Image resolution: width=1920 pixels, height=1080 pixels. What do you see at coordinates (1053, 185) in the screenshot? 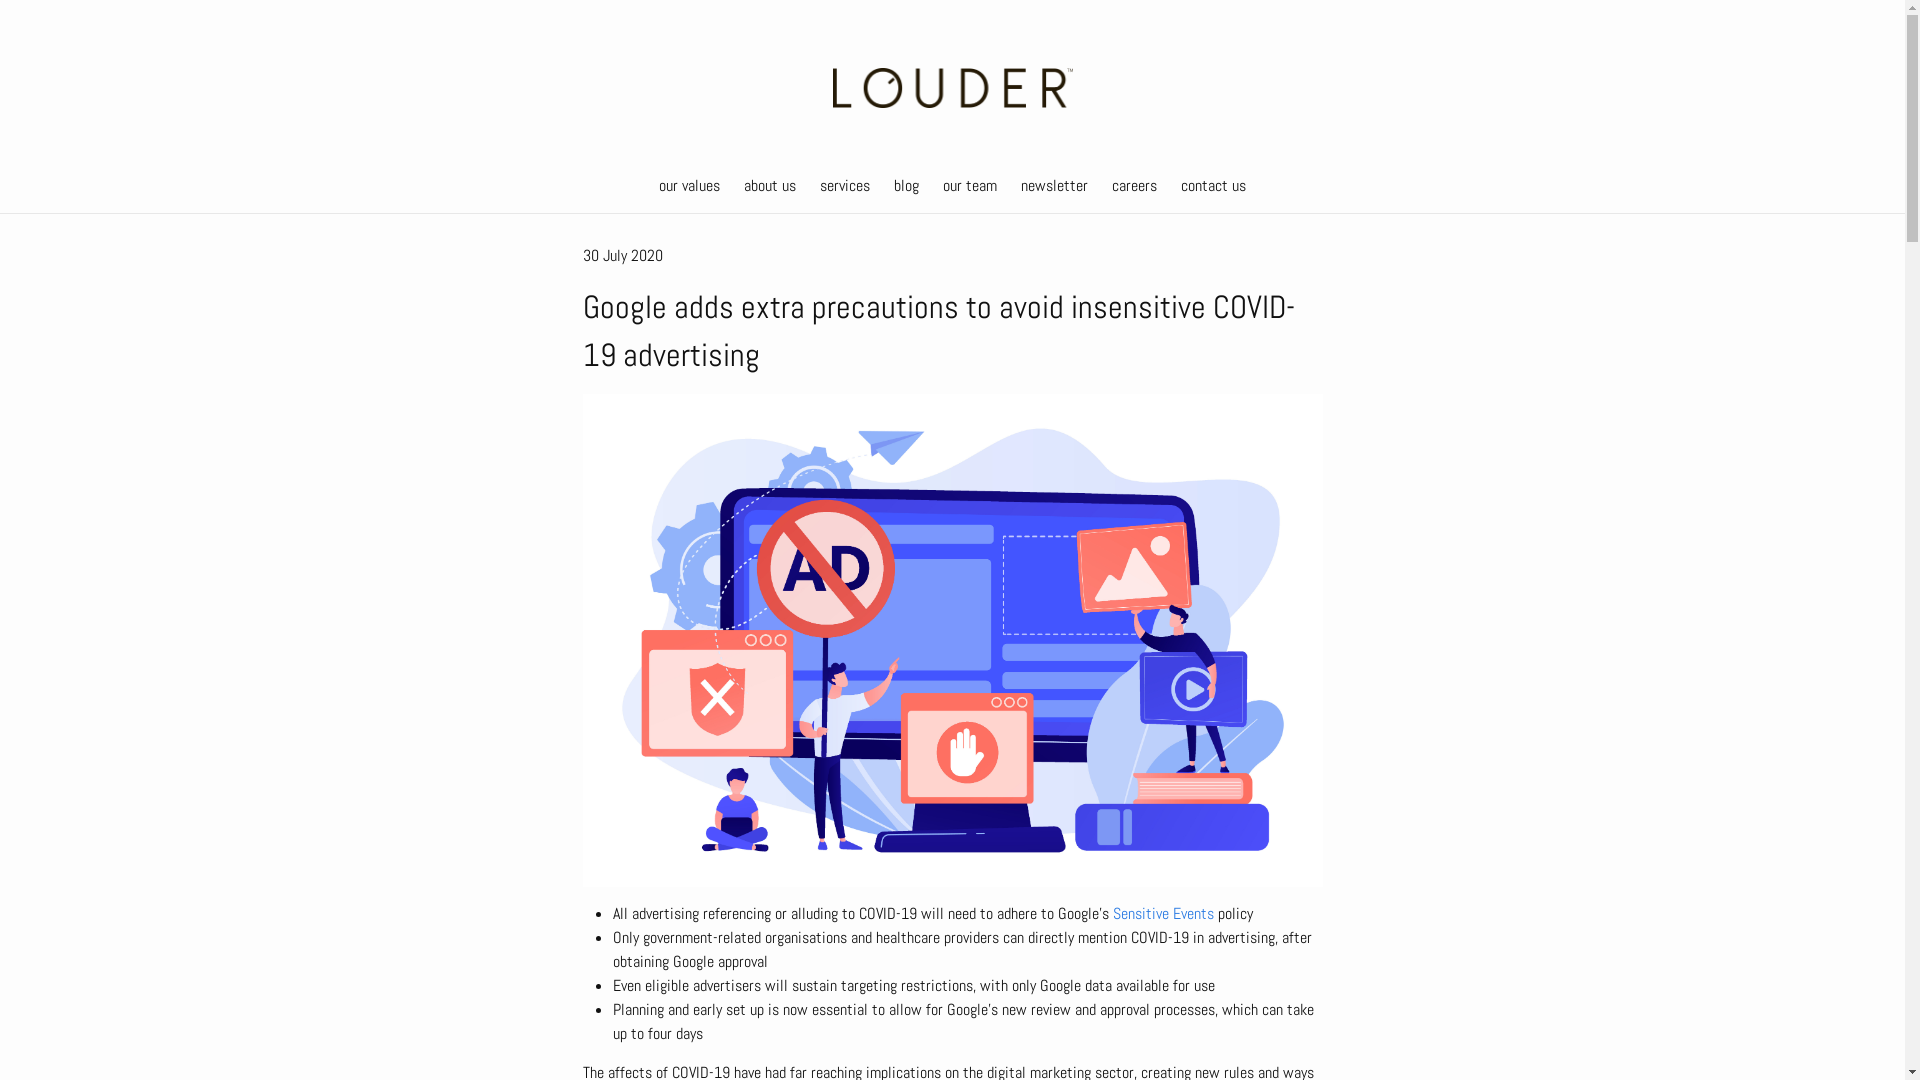
I see `'newsletter'` at bounding box center [1053, 185].